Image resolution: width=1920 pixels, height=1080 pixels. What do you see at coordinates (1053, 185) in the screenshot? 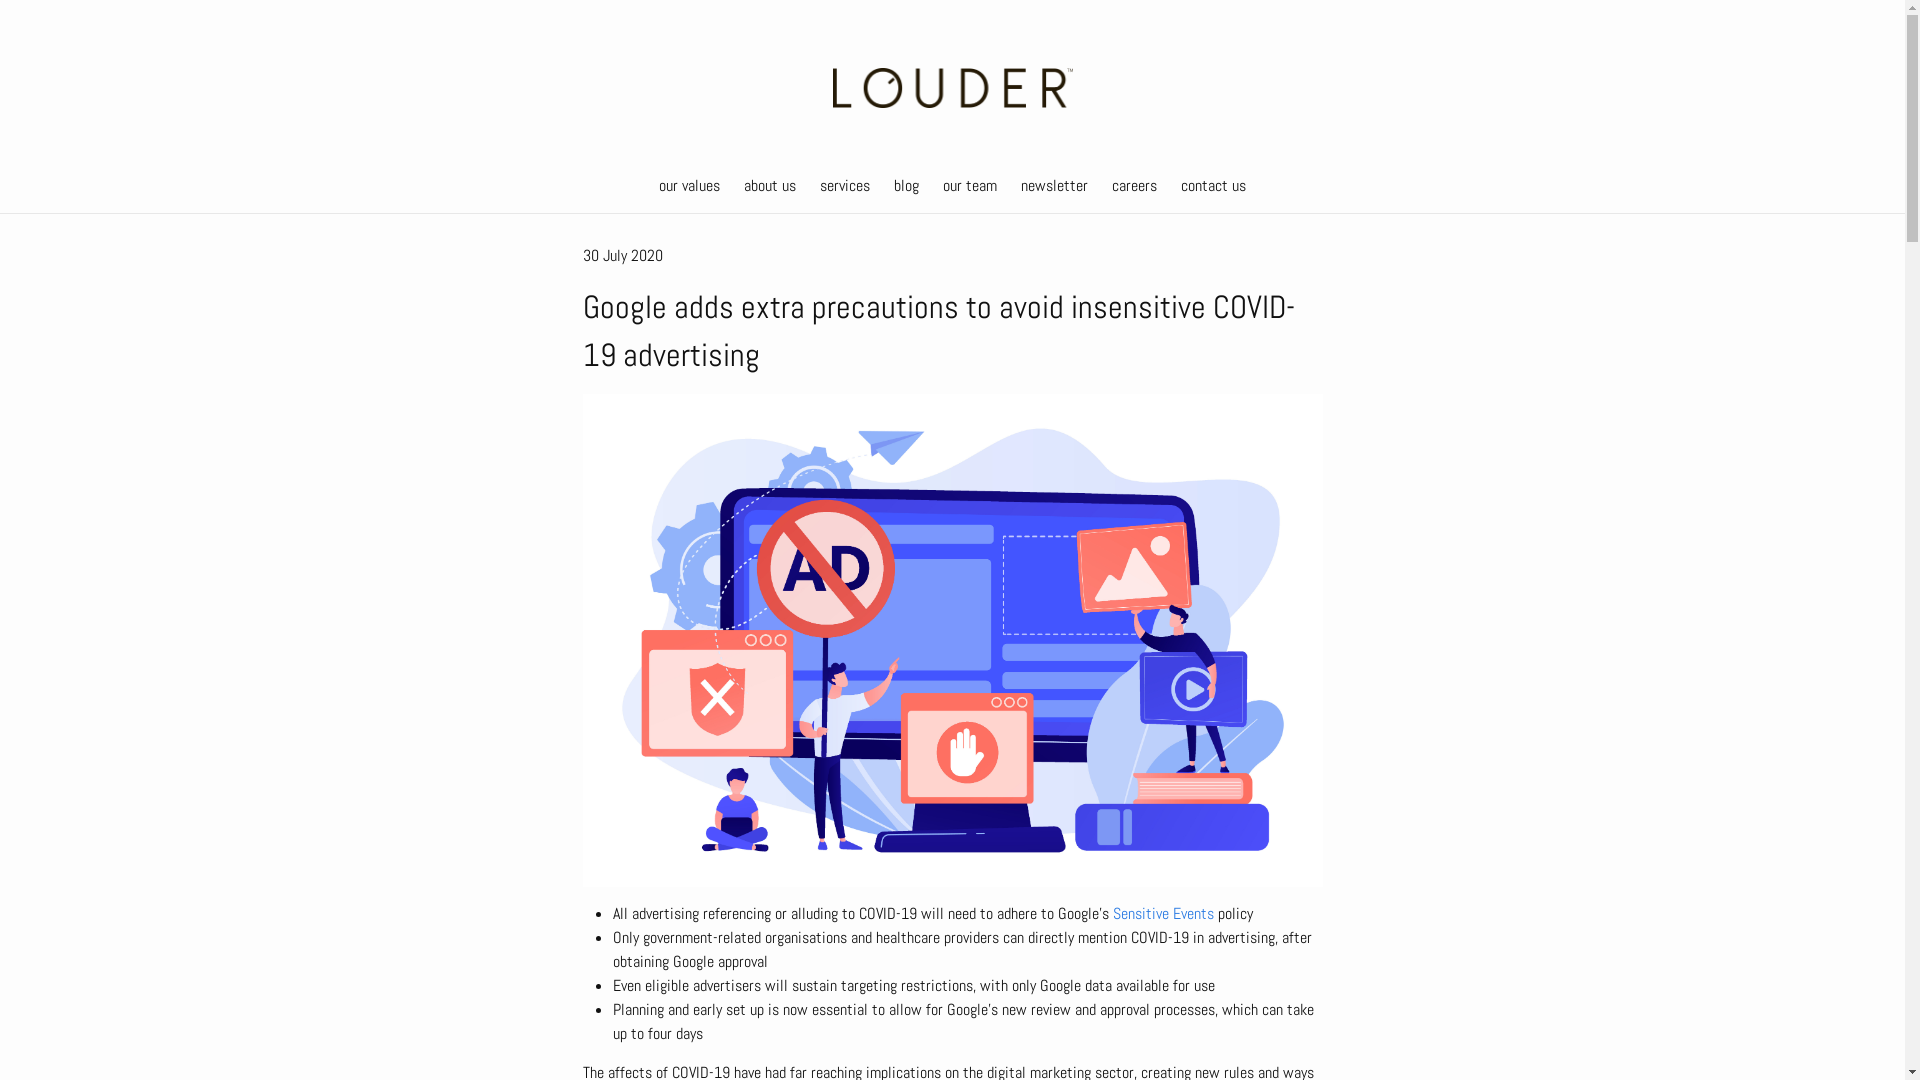
I see `'newsletter'` at bounding box center [1053, 185].